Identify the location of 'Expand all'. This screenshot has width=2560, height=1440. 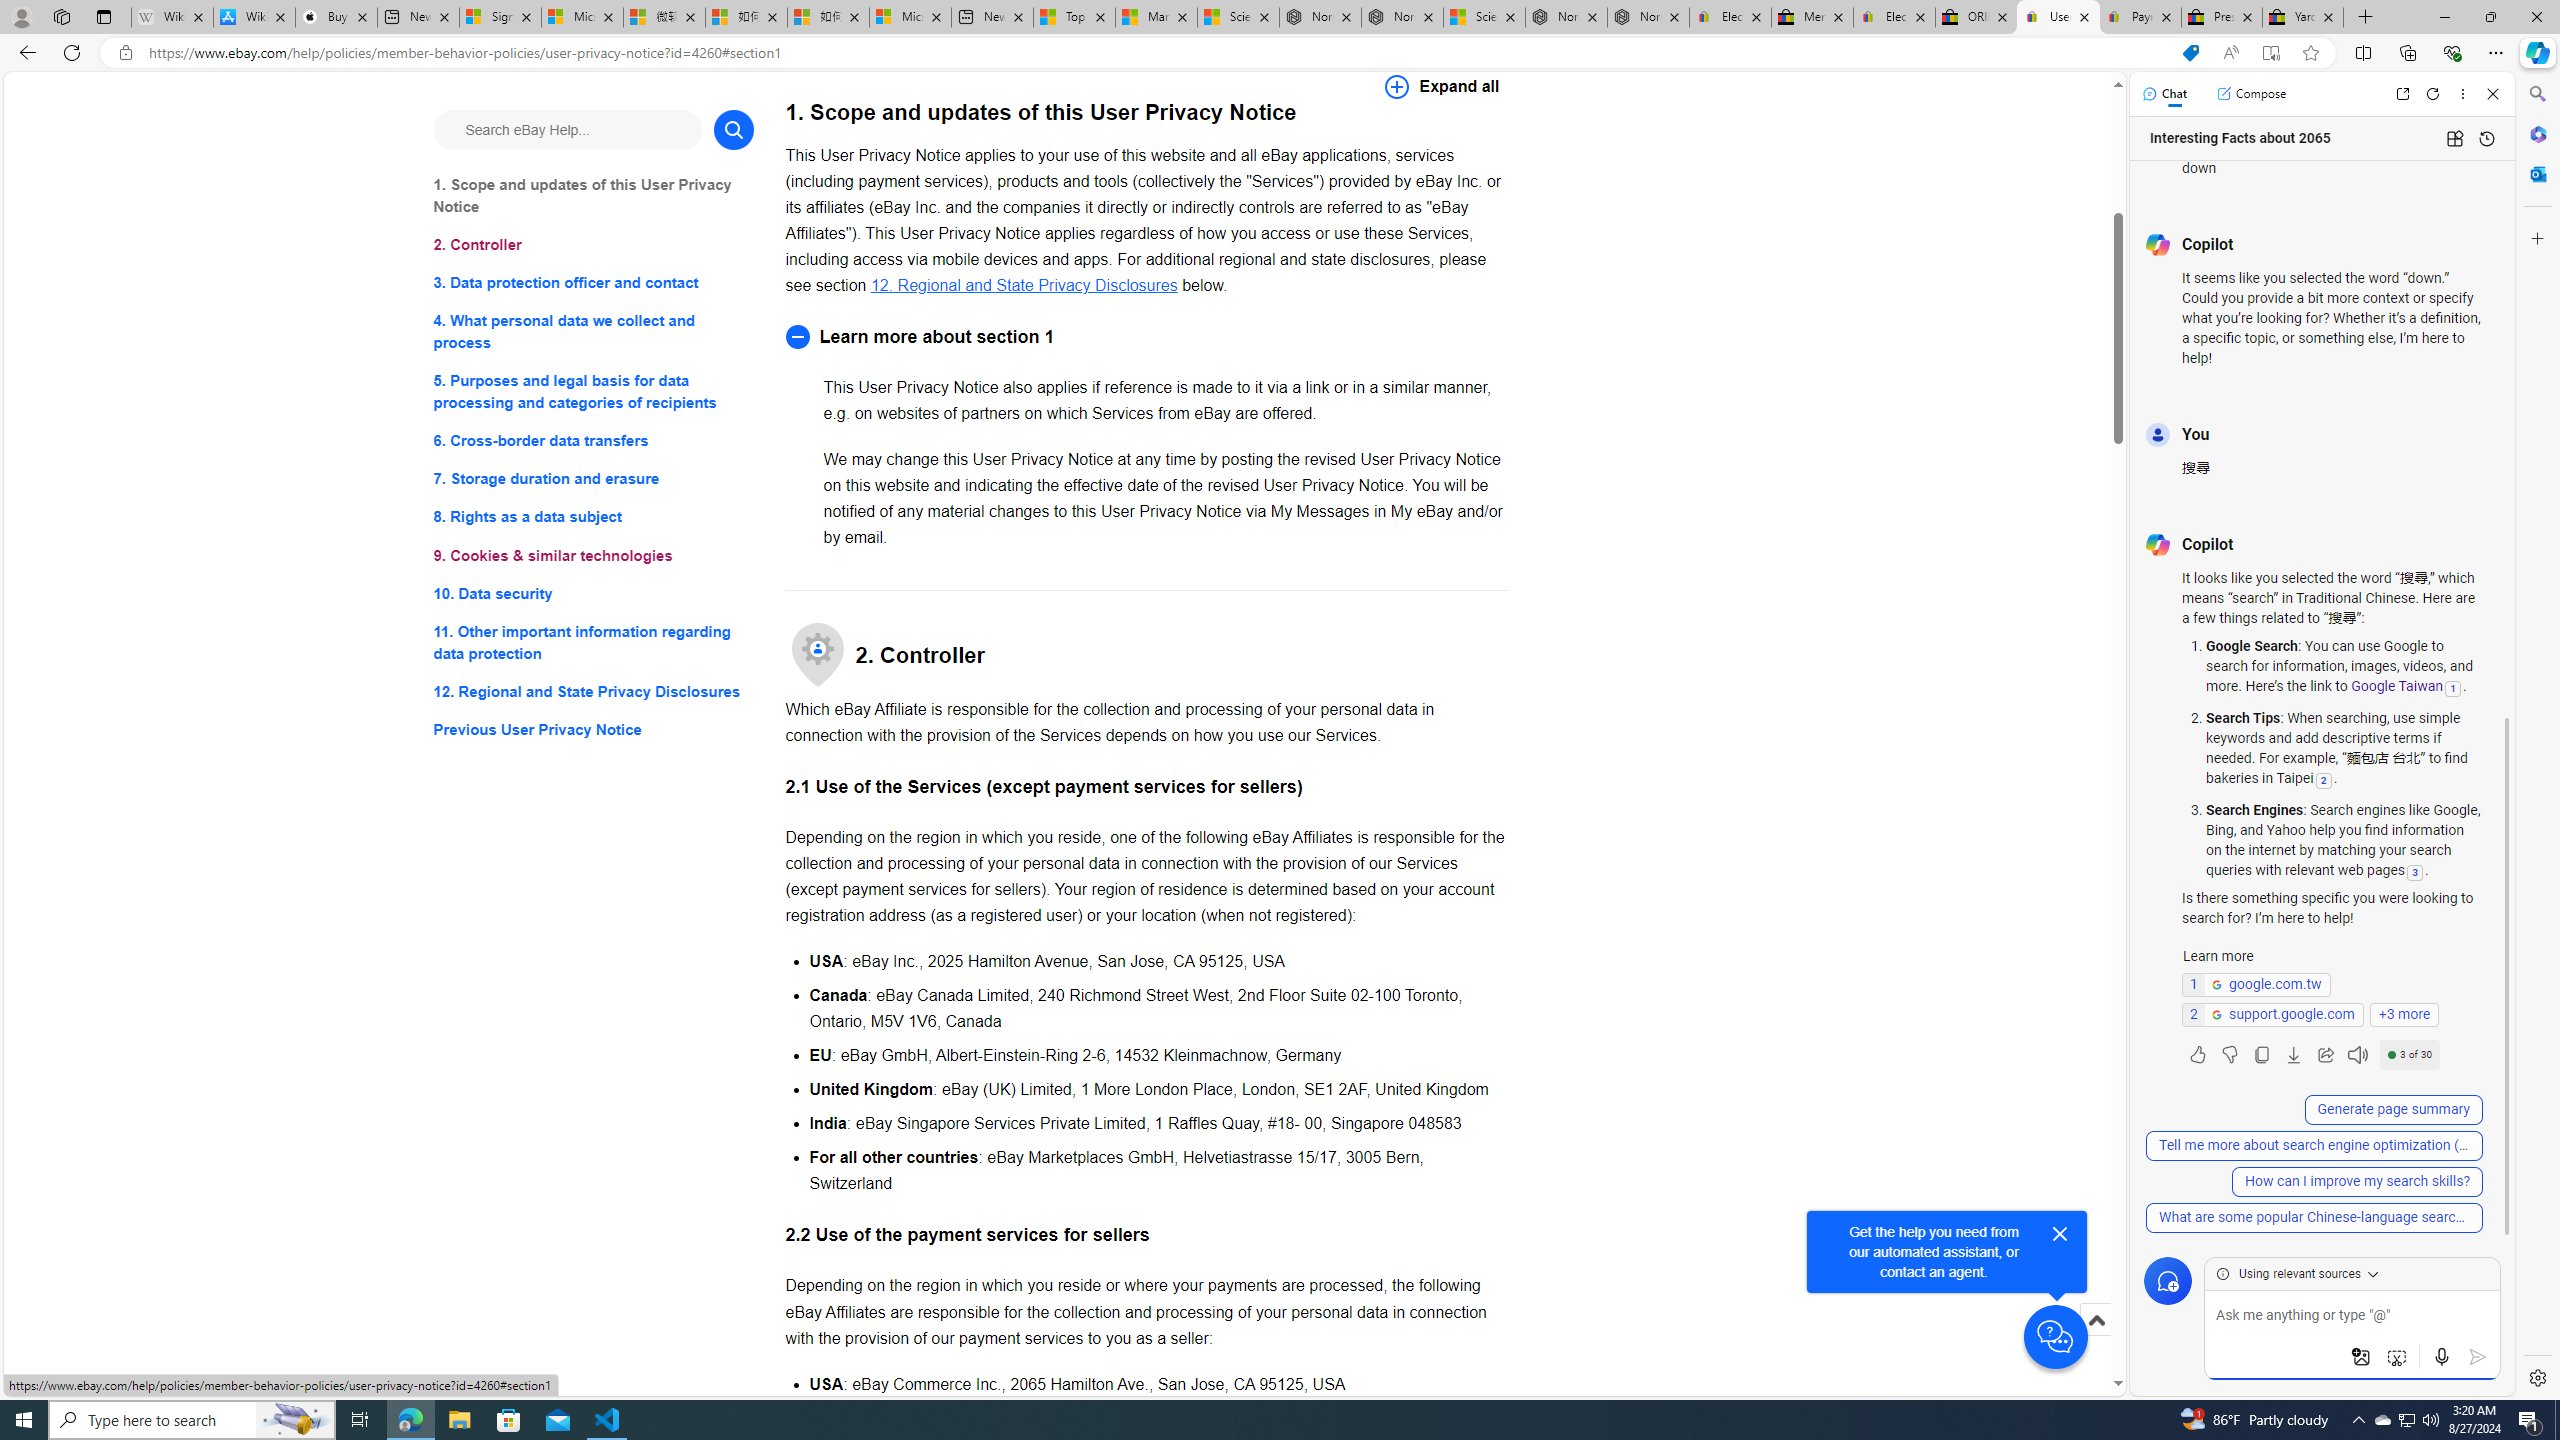
(1442, 85).